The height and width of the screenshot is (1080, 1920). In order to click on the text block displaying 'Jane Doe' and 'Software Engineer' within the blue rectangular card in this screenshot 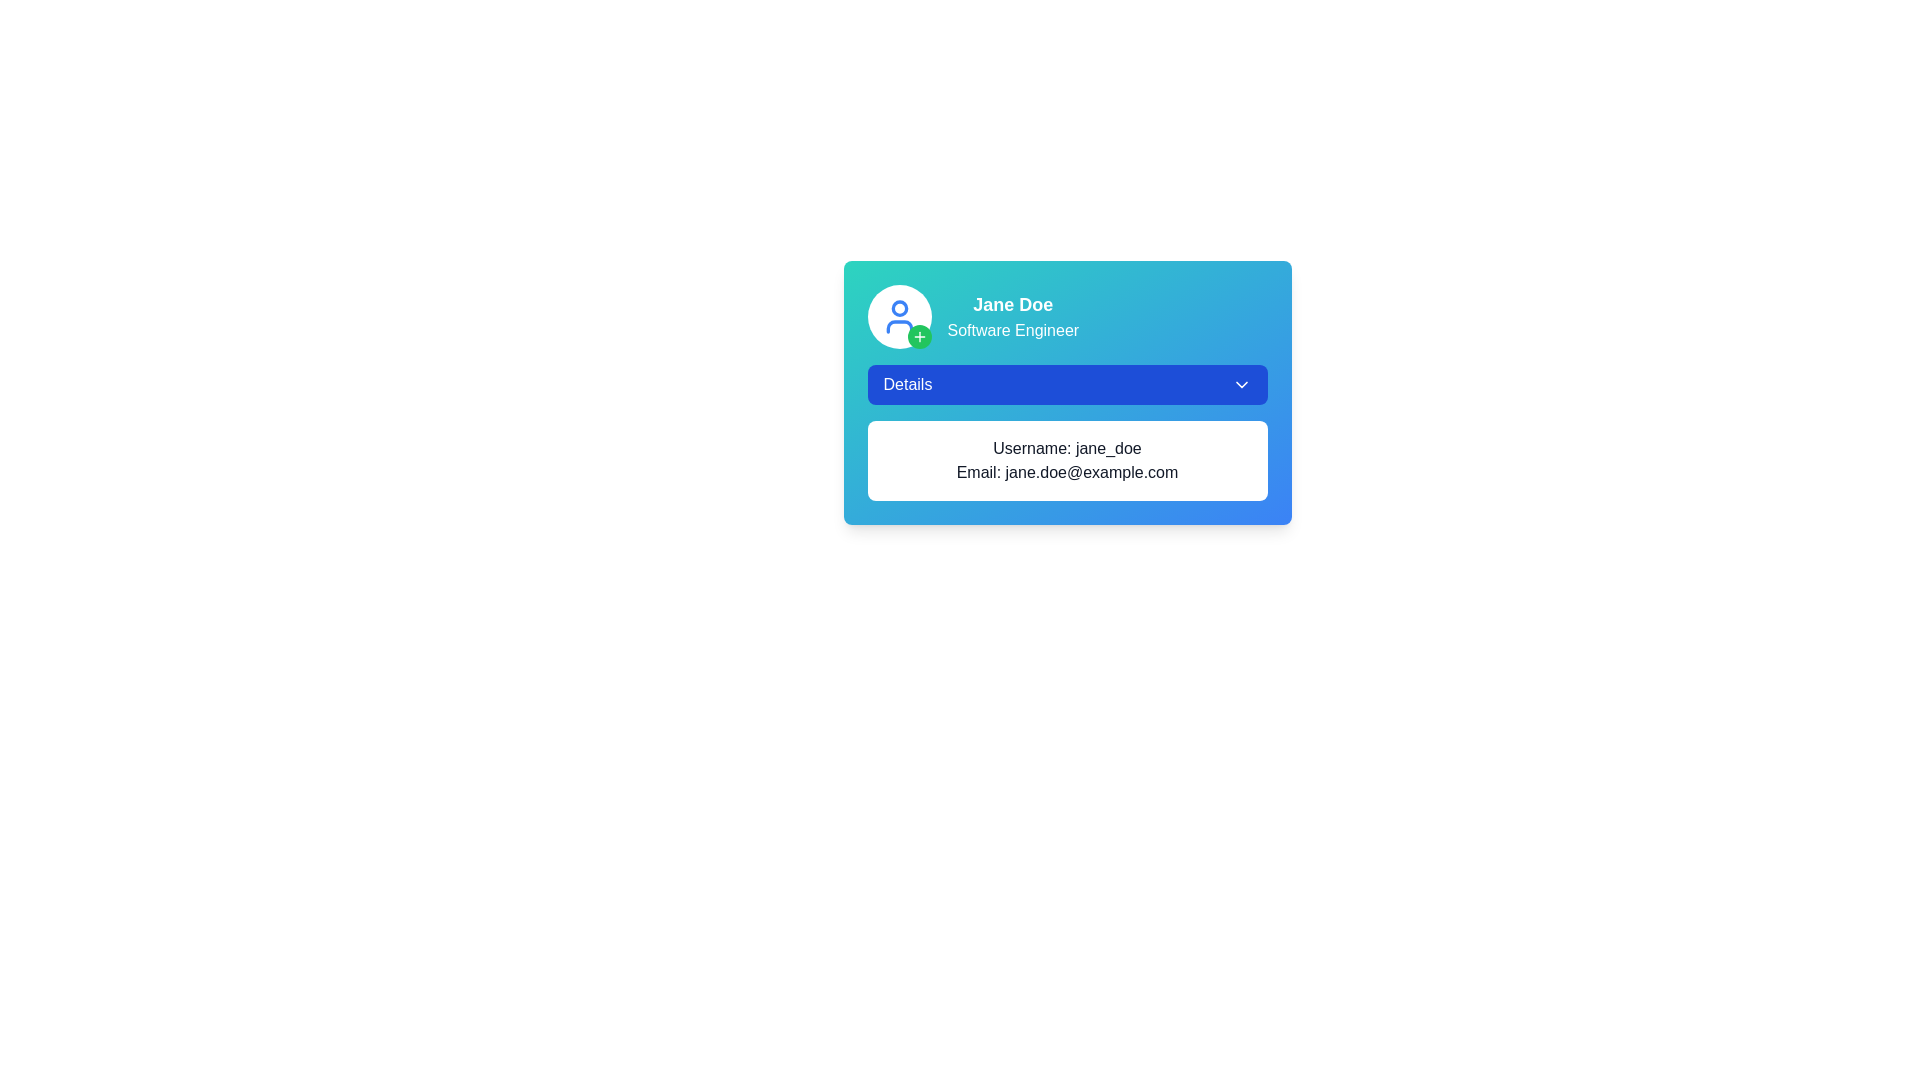, I will do `click(1013, 315)`.